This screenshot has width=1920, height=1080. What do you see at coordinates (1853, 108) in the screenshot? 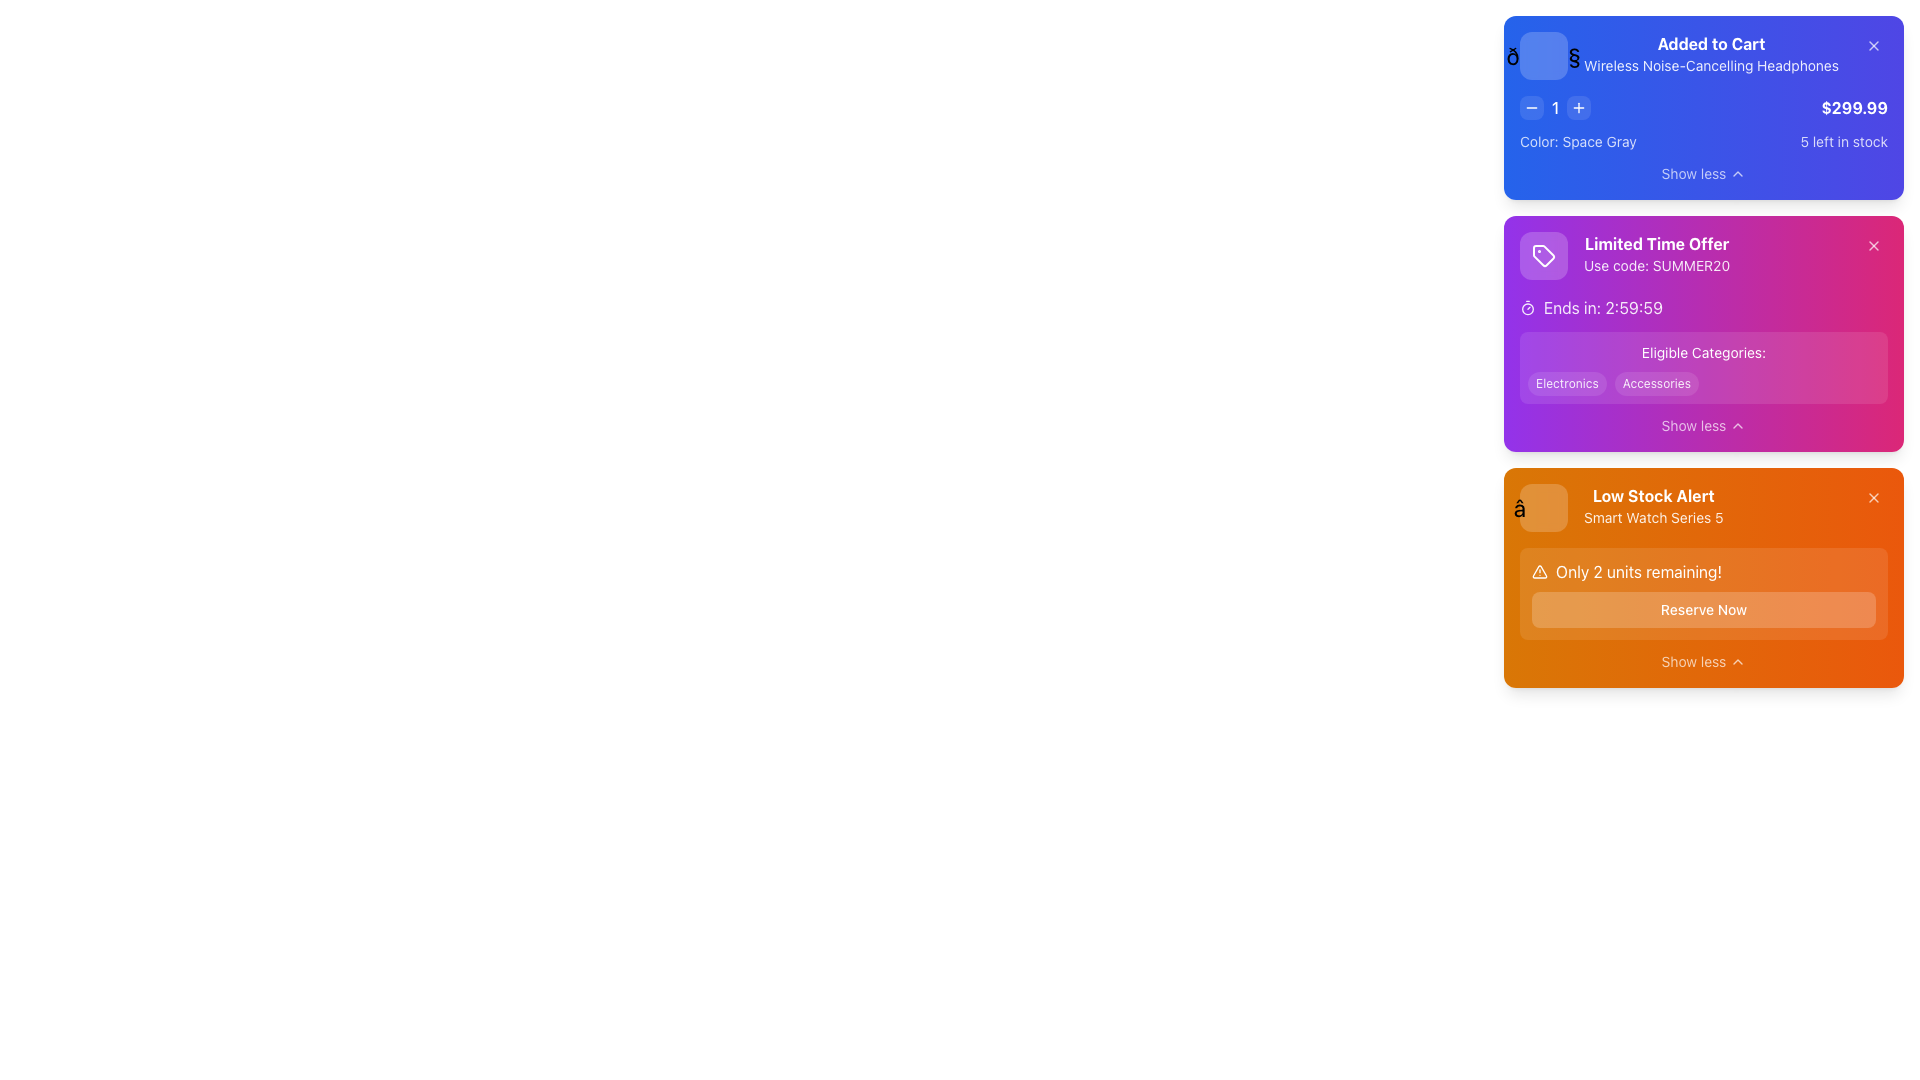
I see `the price label located at the upper-right section inside the blue card titled 'Added to Cart', which indicates the cost of the item` at bounding box center [1853, 108].